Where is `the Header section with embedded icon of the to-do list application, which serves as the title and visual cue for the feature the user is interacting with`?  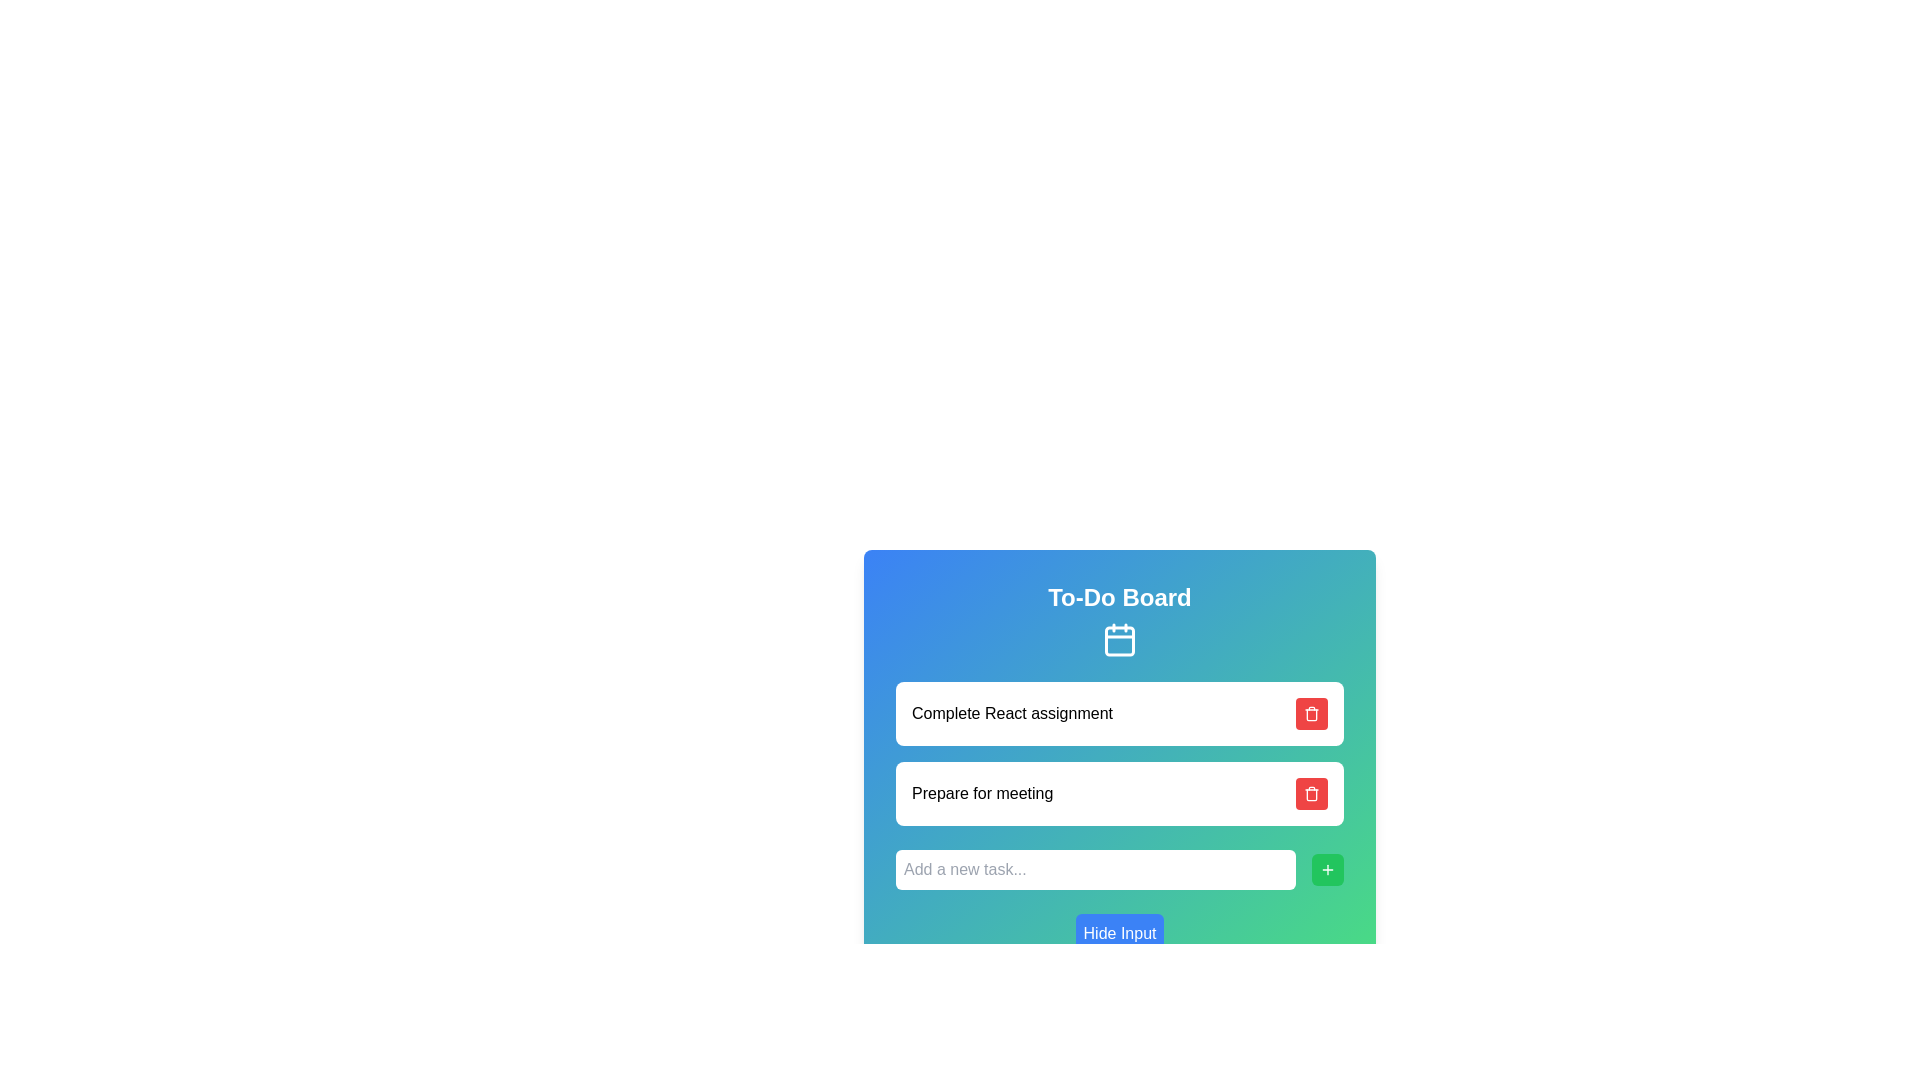
the Header section with embedded icon of the to-do list application, which serves as the title and visual cue for the feature the user is interacting with is located at coordinates (1118, 619).